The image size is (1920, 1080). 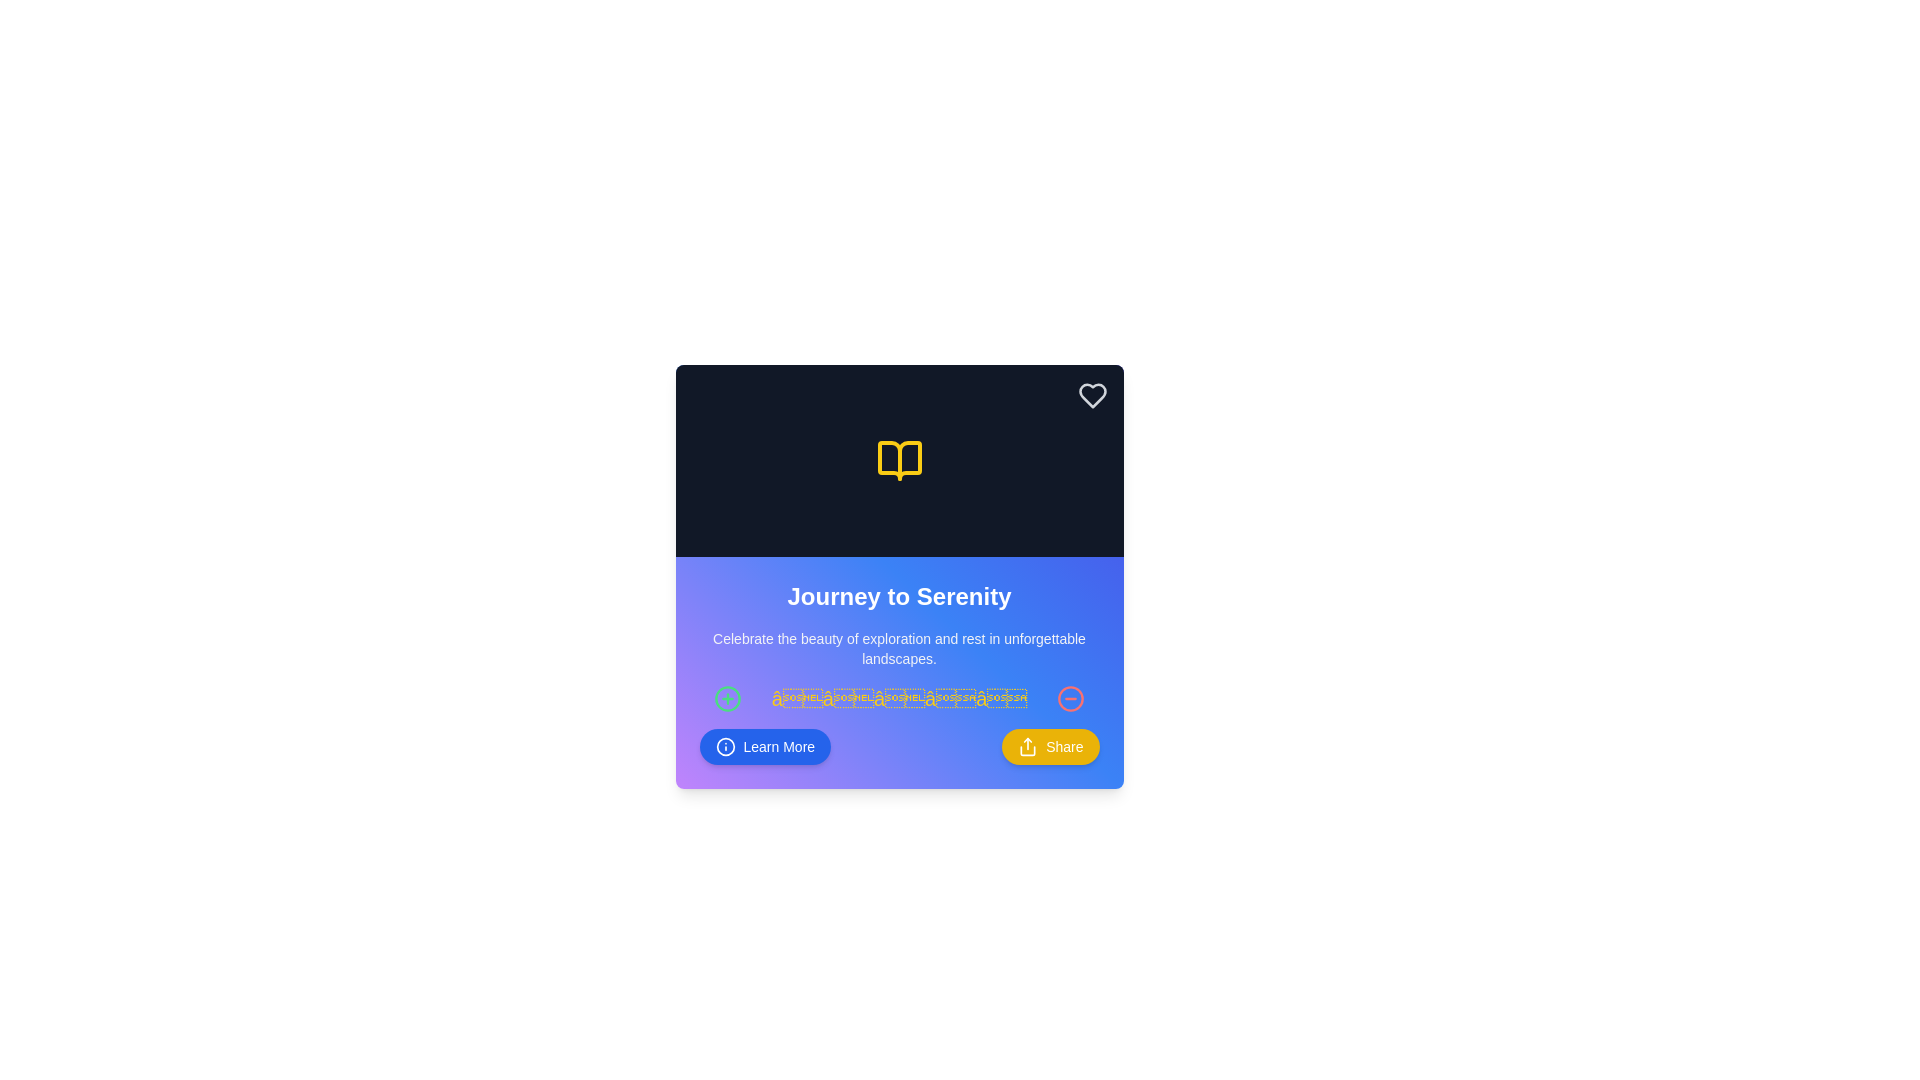 I want to click on the blue button containing the 'Learn More' text label, which is positioned to the right of the information icon, so click(x=778, y=747).